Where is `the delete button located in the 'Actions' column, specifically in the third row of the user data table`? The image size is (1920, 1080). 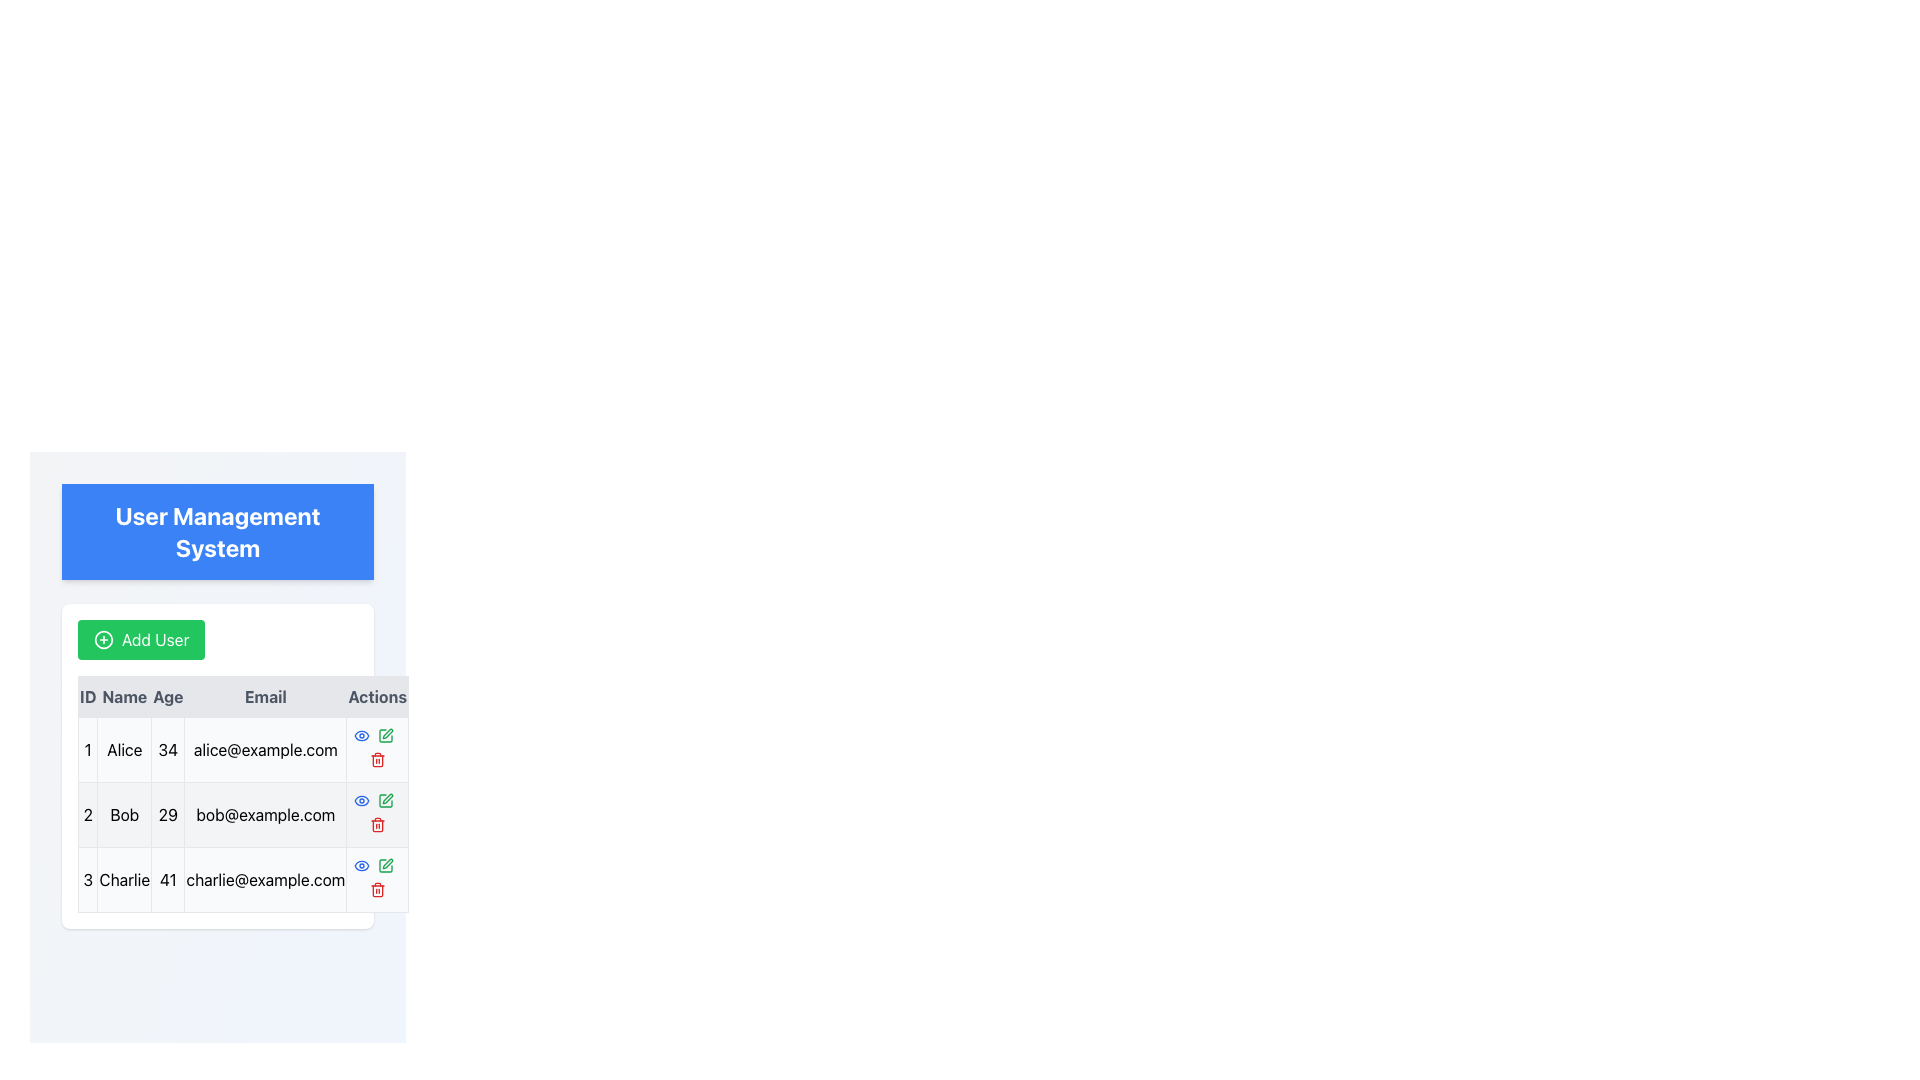 the delete button located in the 'Actions' column, specifically in the third row of the user data table is located at coordinates (377, 759).